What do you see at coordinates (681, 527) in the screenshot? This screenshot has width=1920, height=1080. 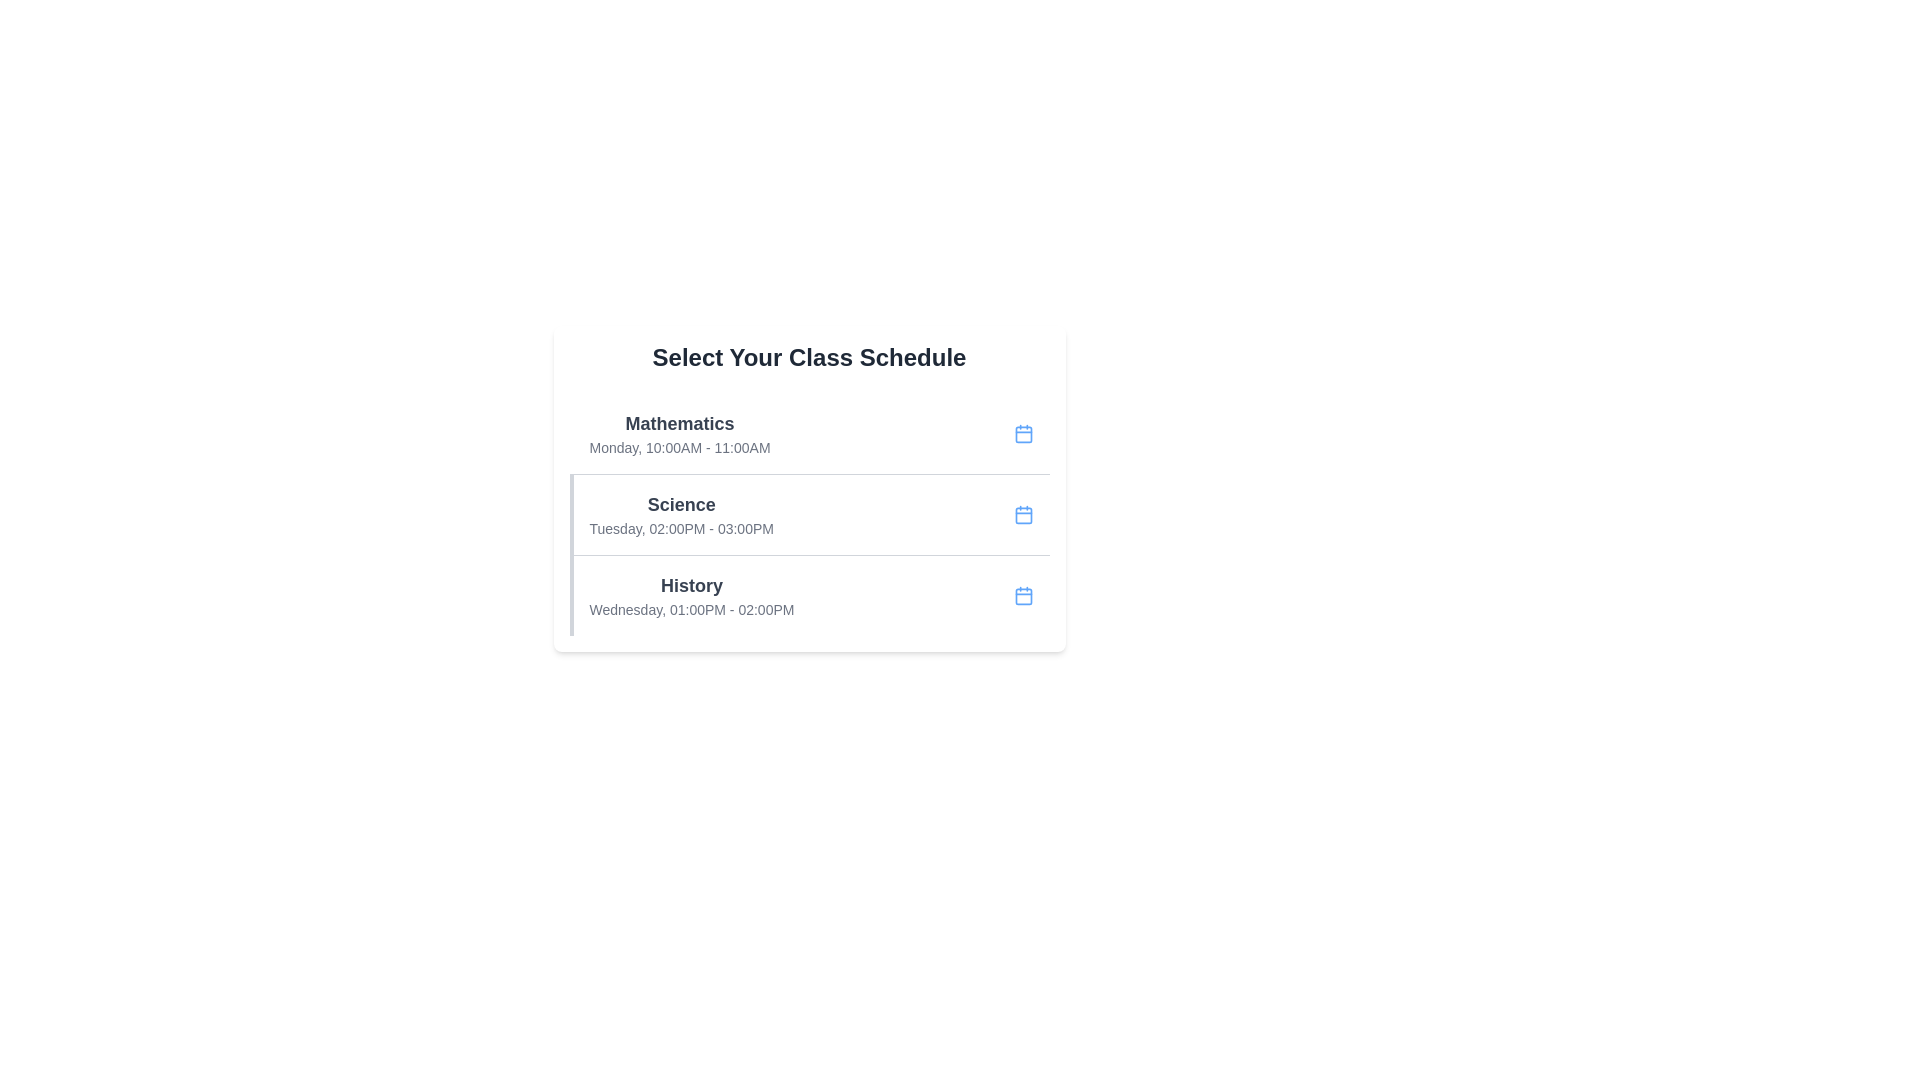 I see `the text label displaying schedule information that shows 'Tuesday, 02:00PM - 03:00PM', which is a secondary information label located below the 'Science' heading` at bounding box center [681, 527].